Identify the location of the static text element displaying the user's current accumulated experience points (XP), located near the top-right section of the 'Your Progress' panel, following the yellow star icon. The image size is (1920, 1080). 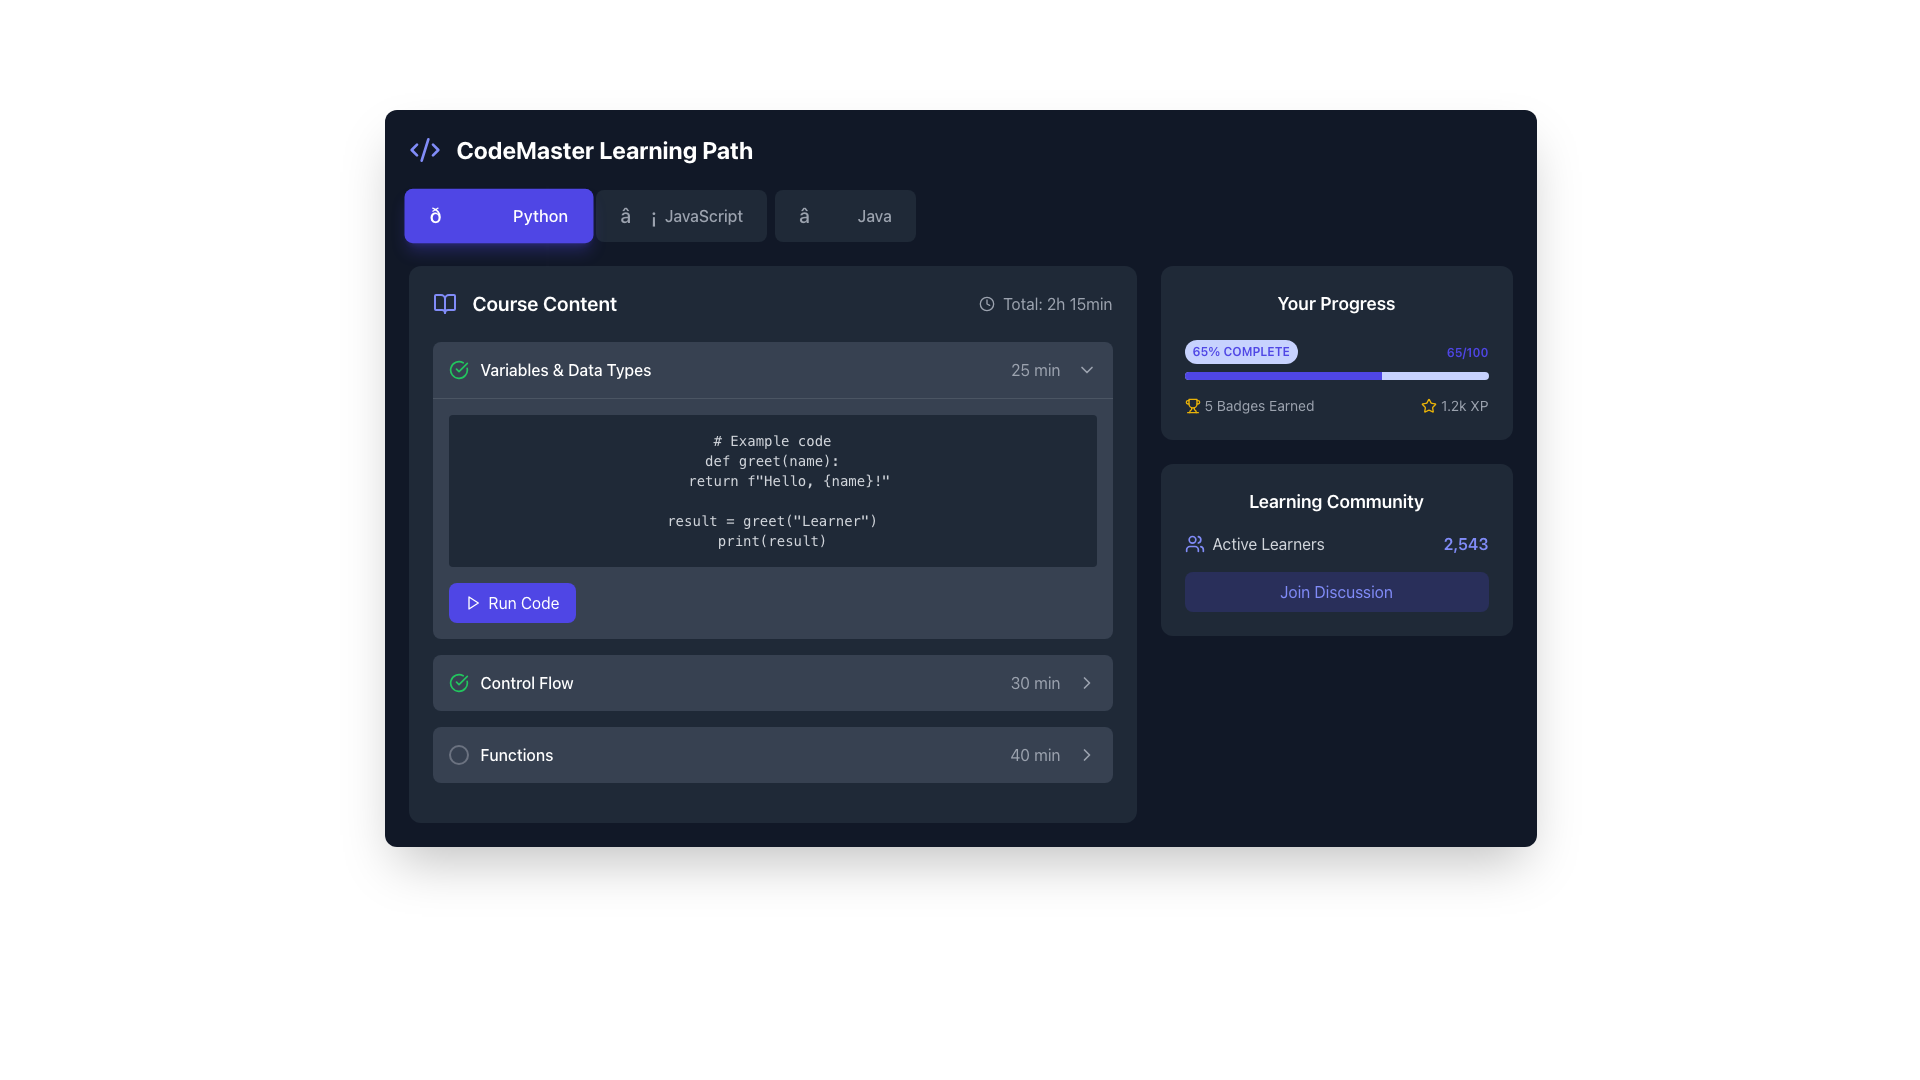
(1464, 405).